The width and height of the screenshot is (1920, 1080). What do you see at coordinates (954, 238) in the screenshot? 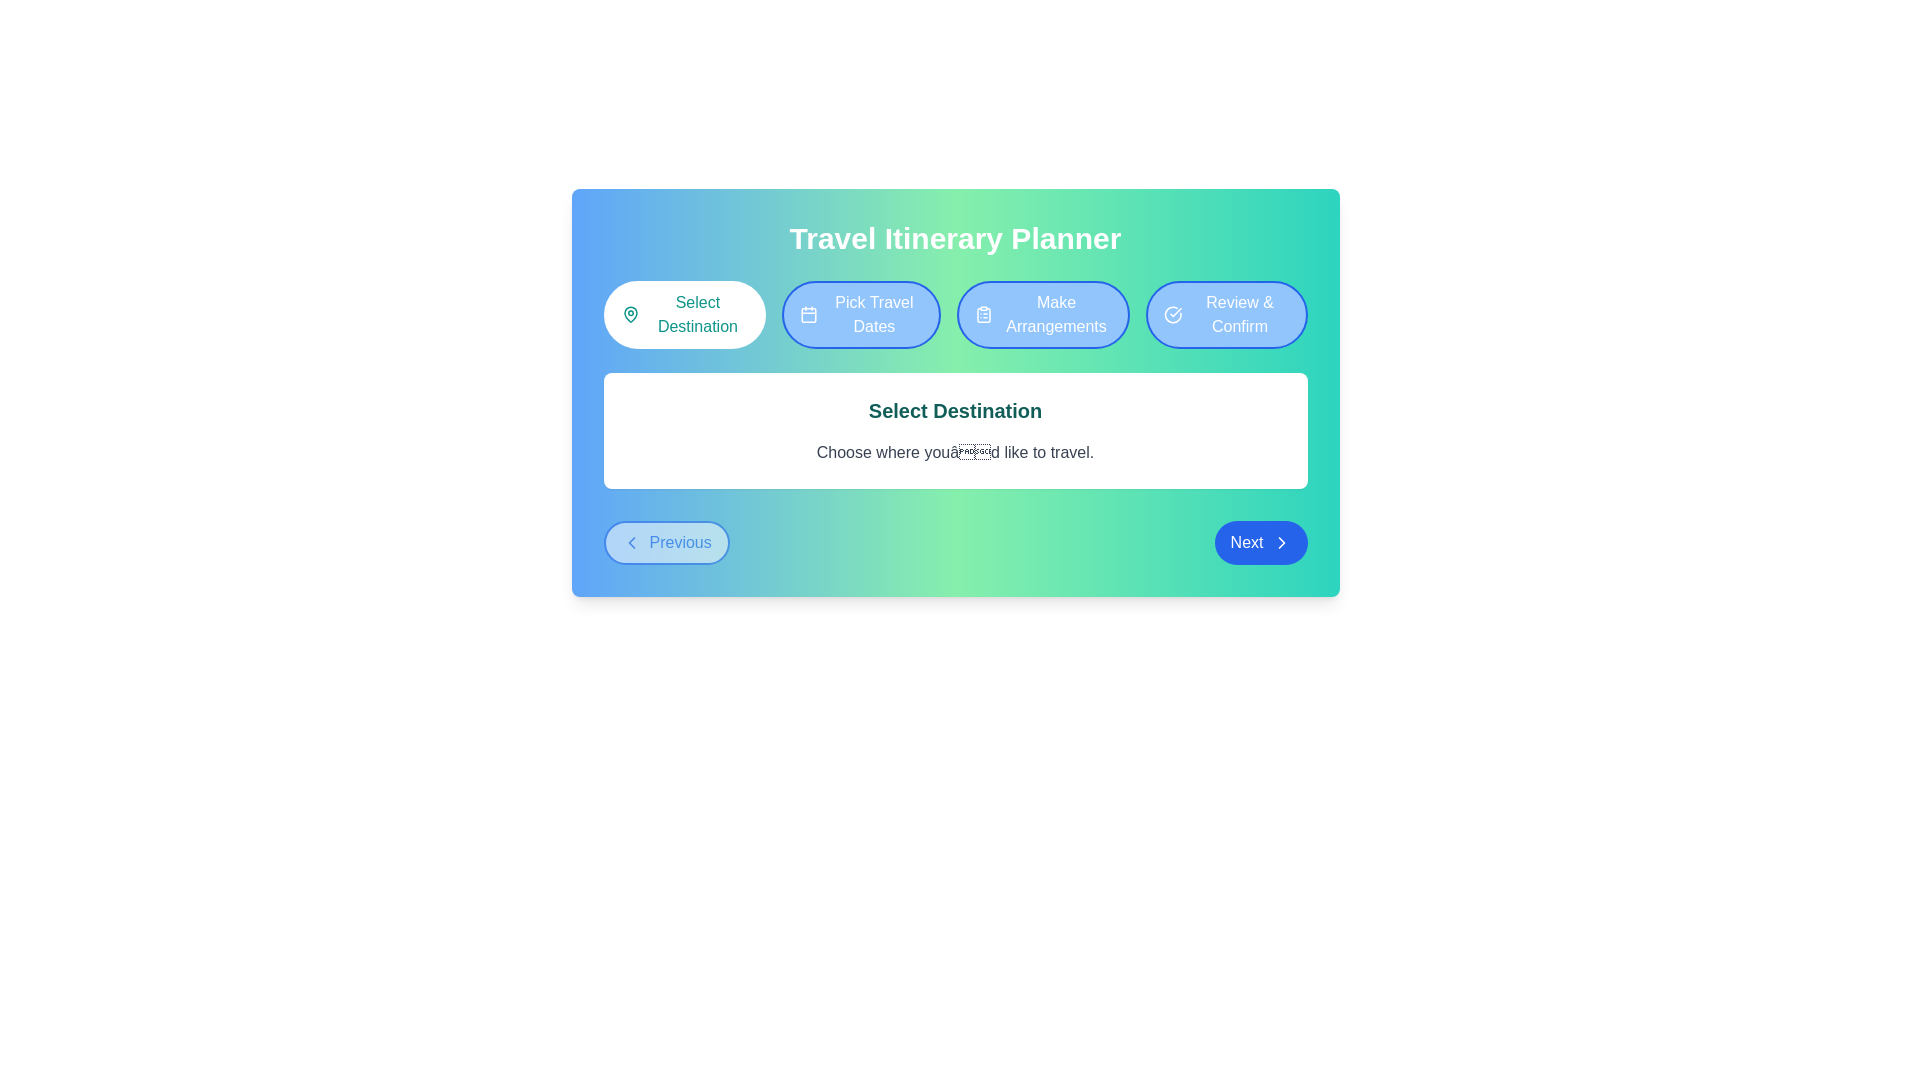
I see `the text label displaying 'Travel Itinerary Planner' which is centered at the top of the card` at bounding box center [954, 238].